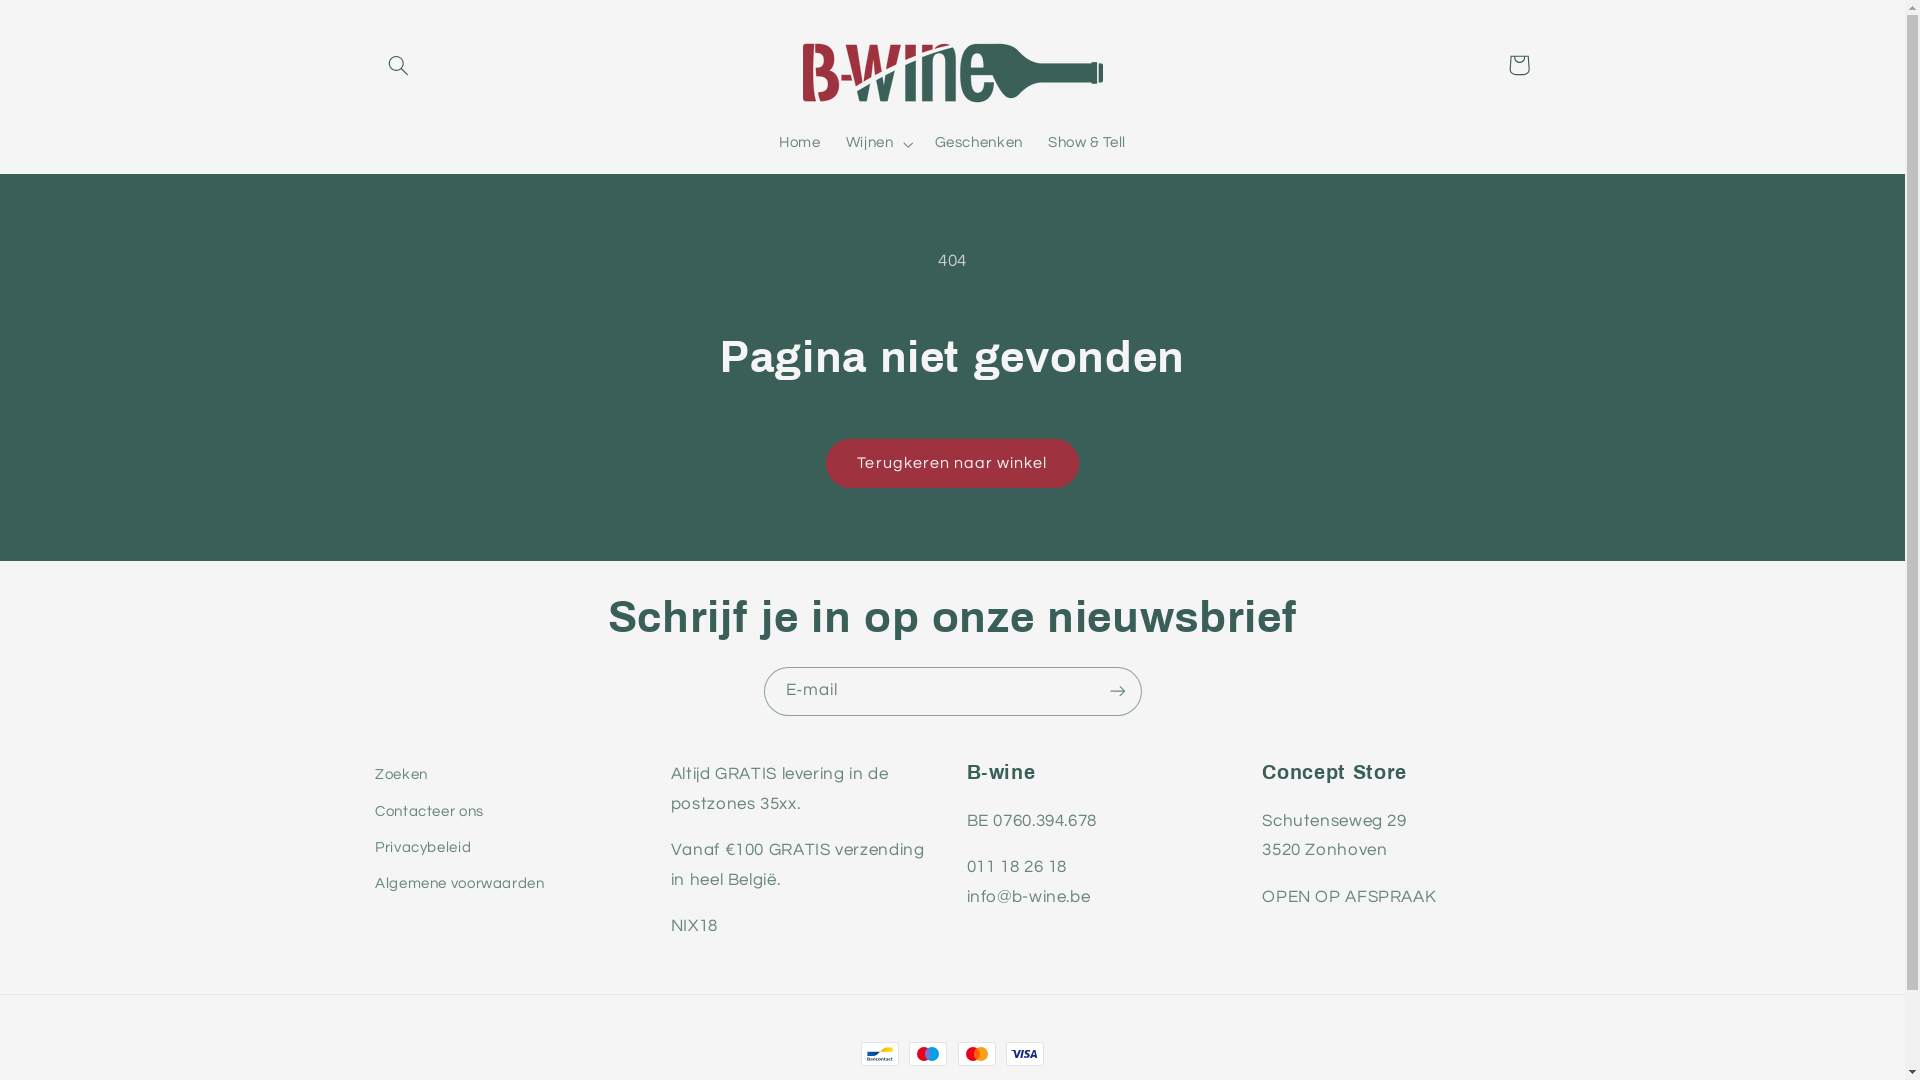 This screenshot has width=1920, height=1080. I want to click on 'Geschenken', so click(979, 142).